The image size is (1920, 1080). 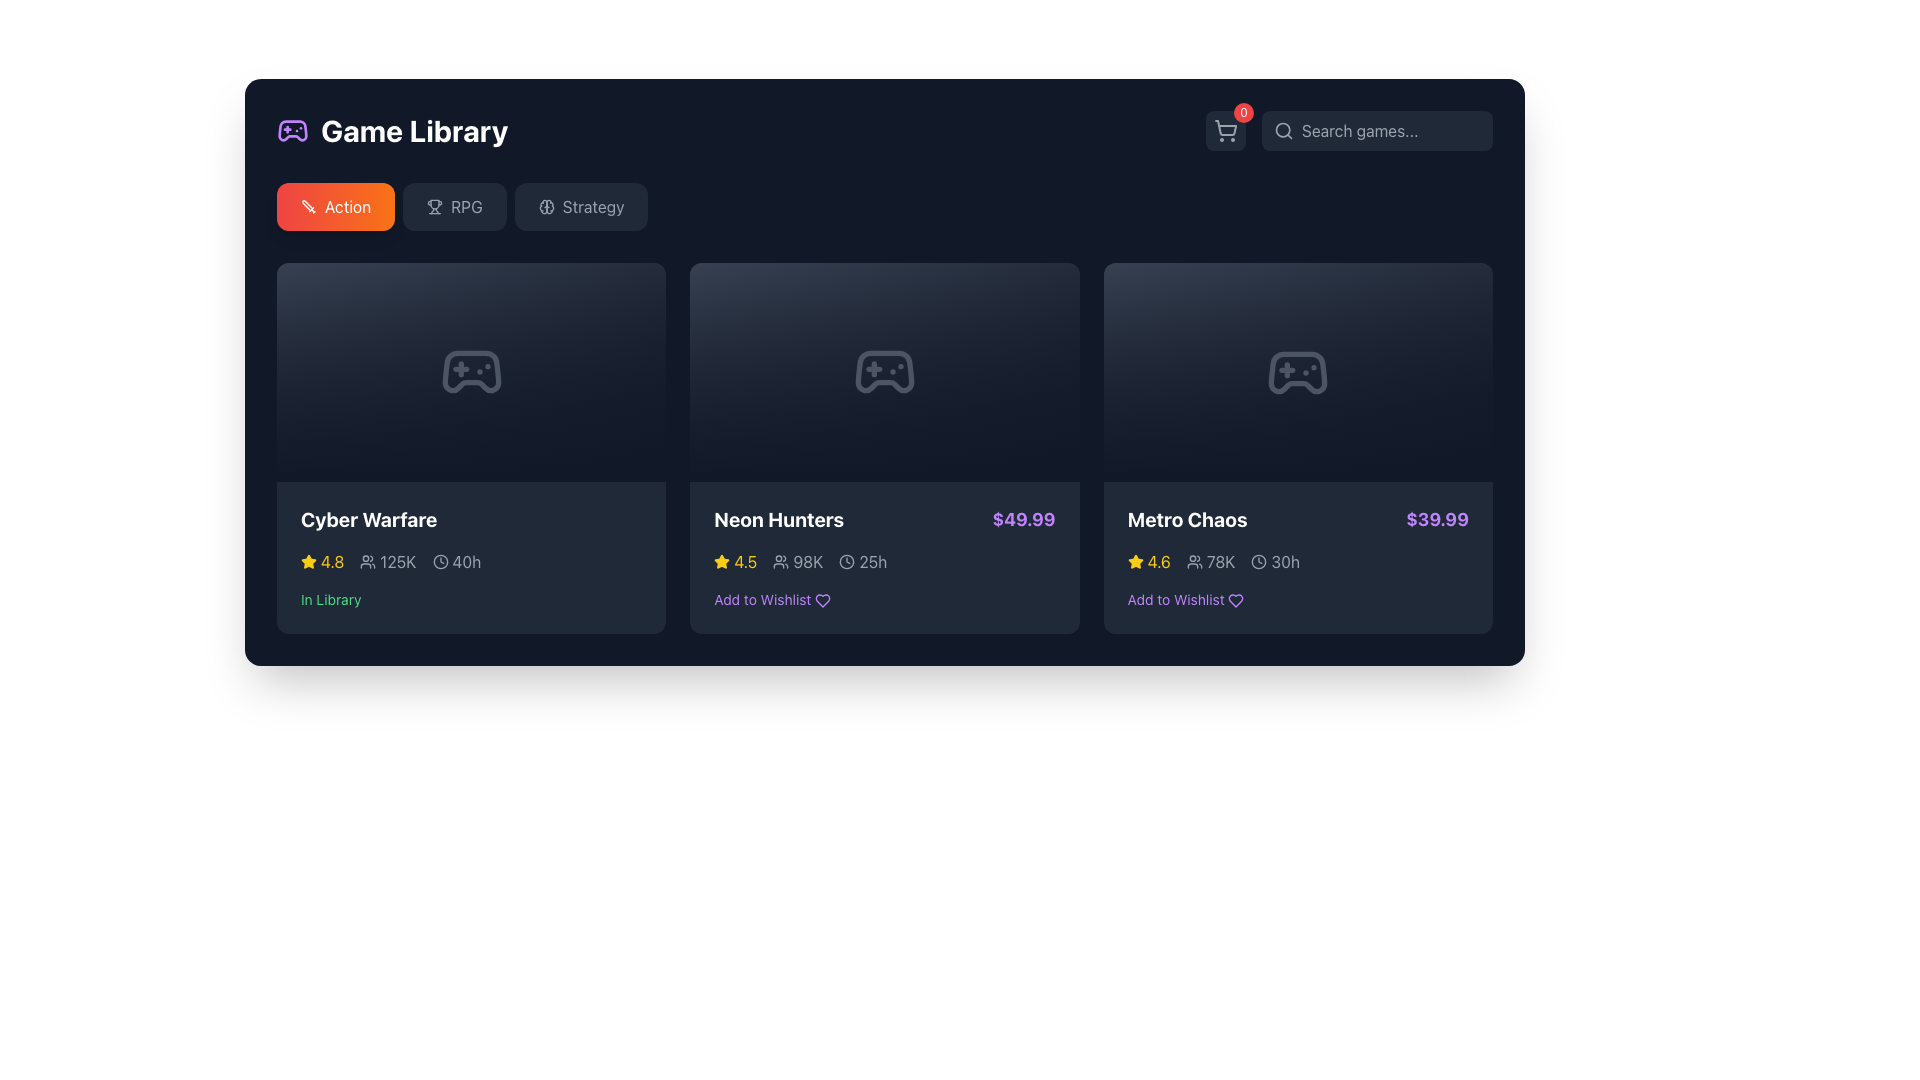 What do you see at coordinates (883, 372) in the screenshot?
I see `the game controller icon located in the second game card, which is directly above the title 'Neon Hunters' priced at $49.99` at bounding box center [883, 372].